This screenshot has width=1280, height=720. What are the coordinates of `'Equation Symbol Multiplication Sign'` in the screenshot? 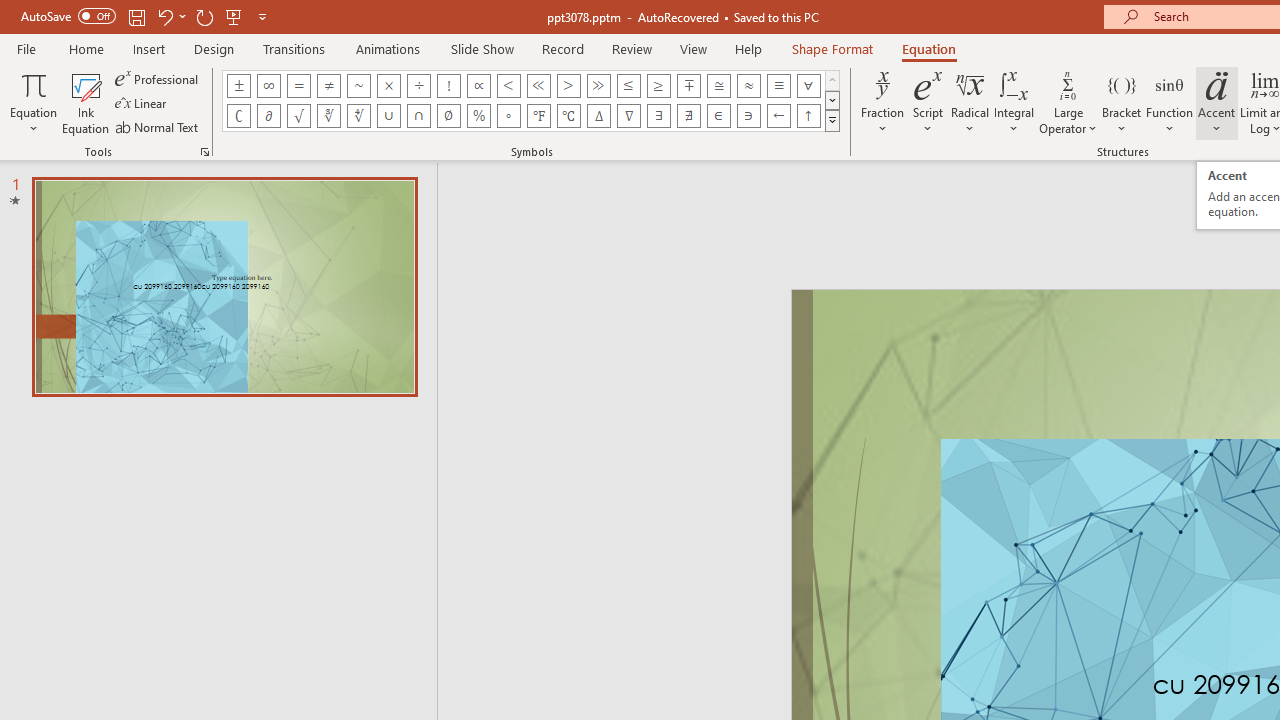 It's located at (389, 85).